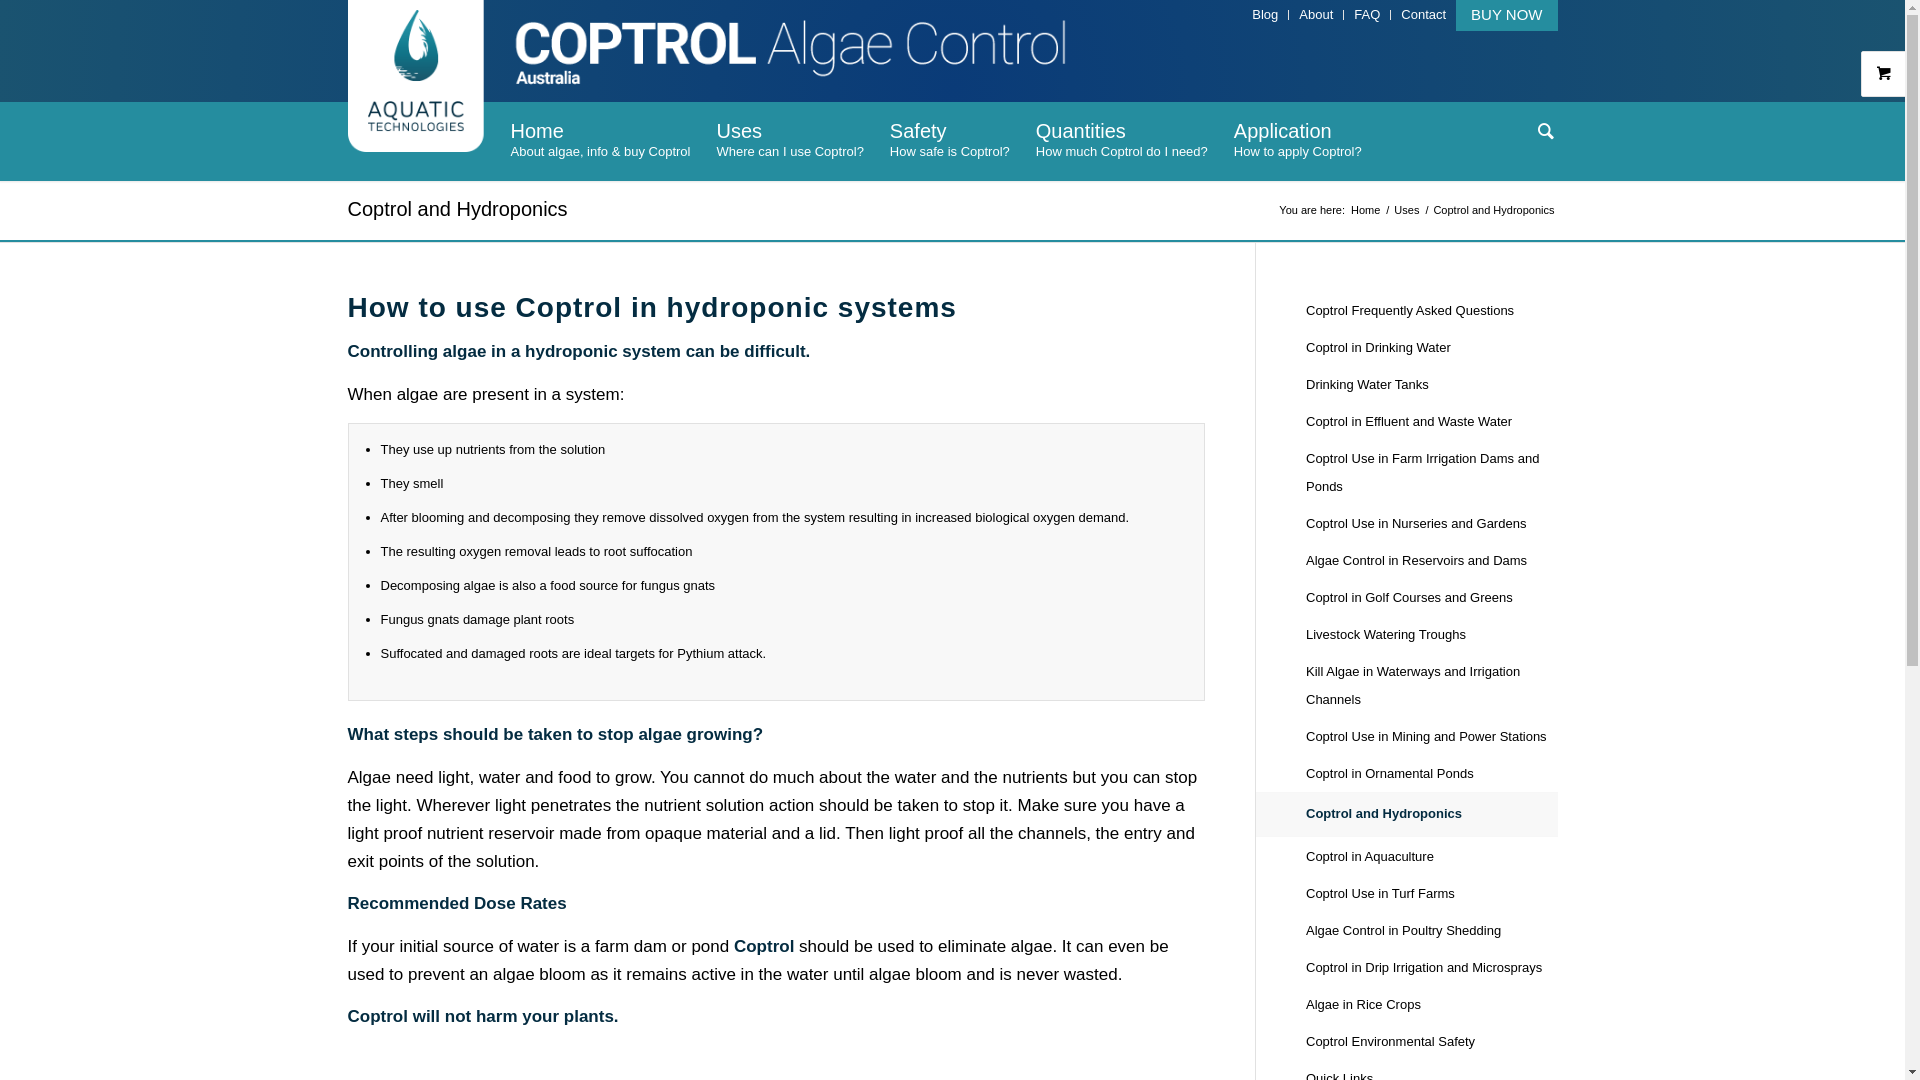 This screenshot has height=1080, width=1920. What do you see at coordinates (1315, 14) in the screenshot?
I see `'About'` at bounding box center [1315, 14].